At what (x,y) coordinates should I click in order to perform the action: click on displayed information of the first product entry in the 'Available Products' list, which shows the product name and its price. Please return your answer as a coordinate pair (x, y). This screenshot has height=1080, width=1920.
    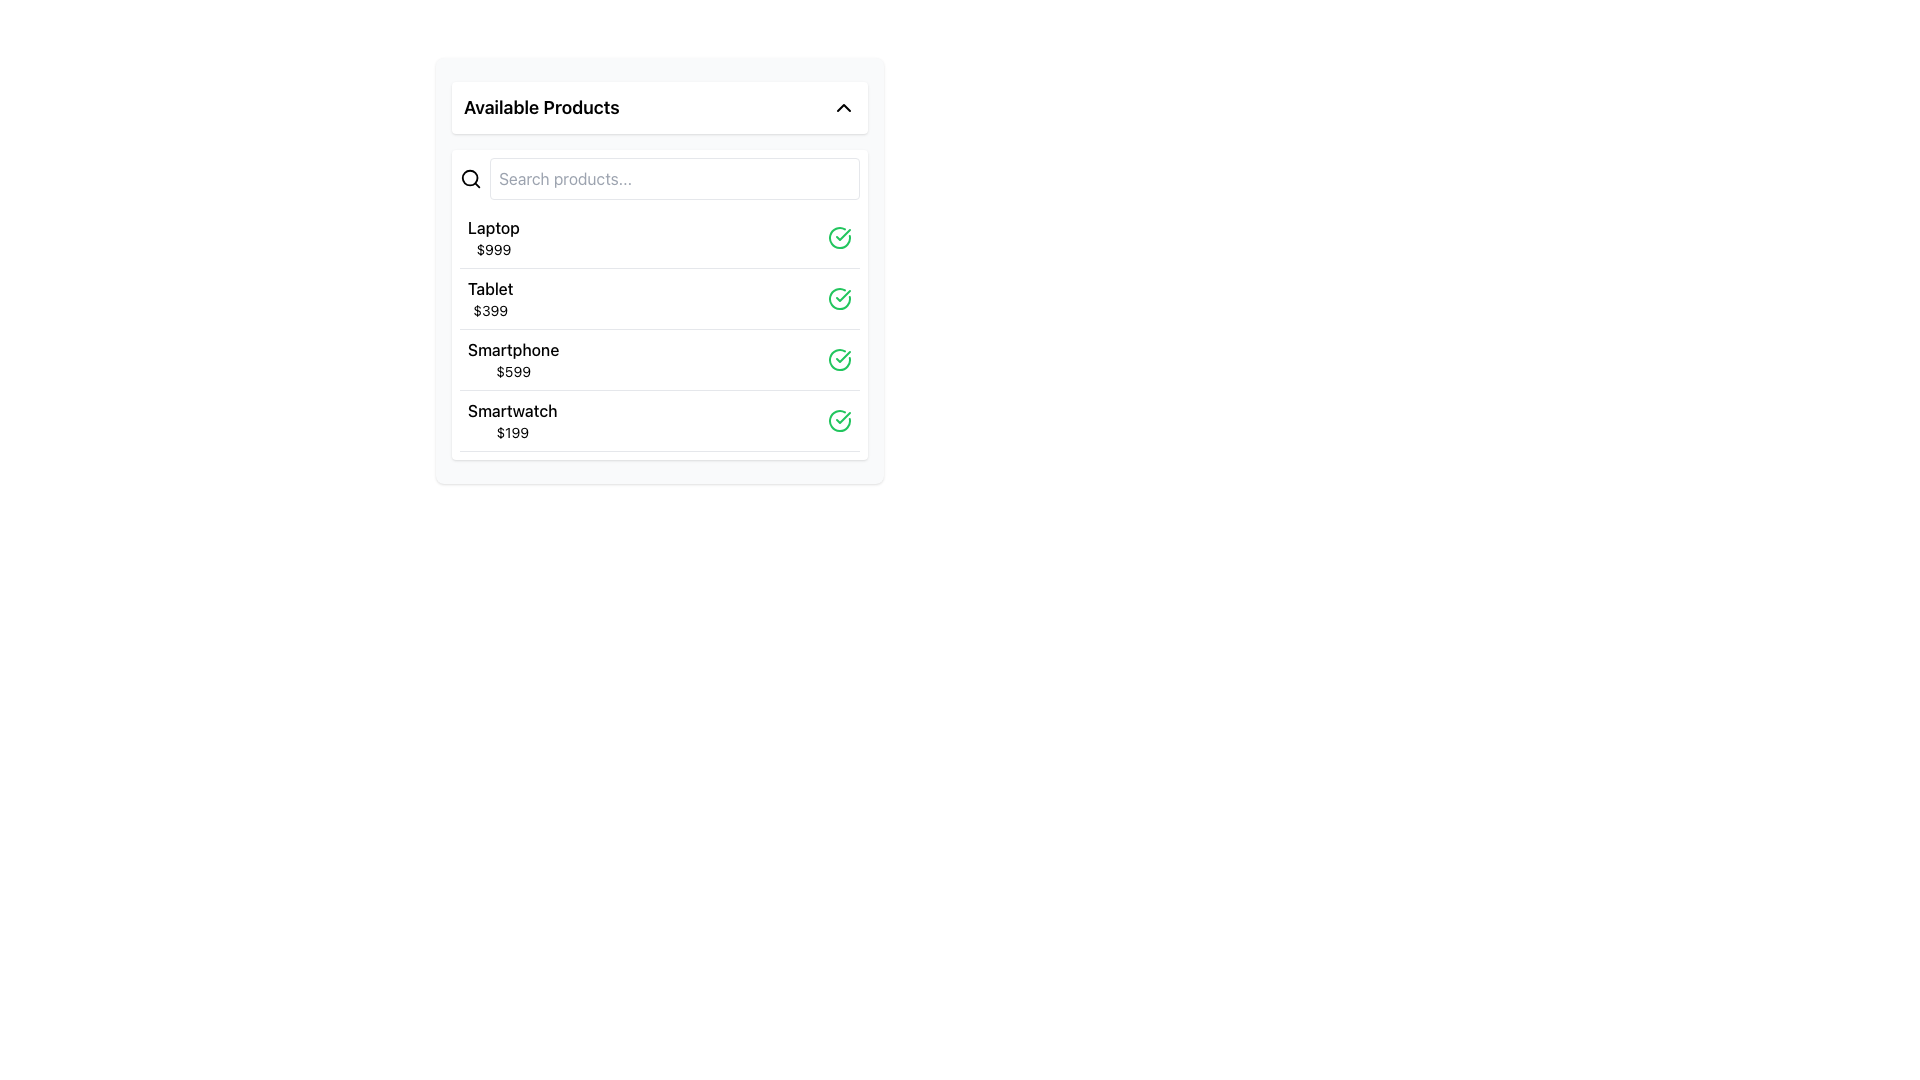
    Looking at the image, I should click on (494, 237).